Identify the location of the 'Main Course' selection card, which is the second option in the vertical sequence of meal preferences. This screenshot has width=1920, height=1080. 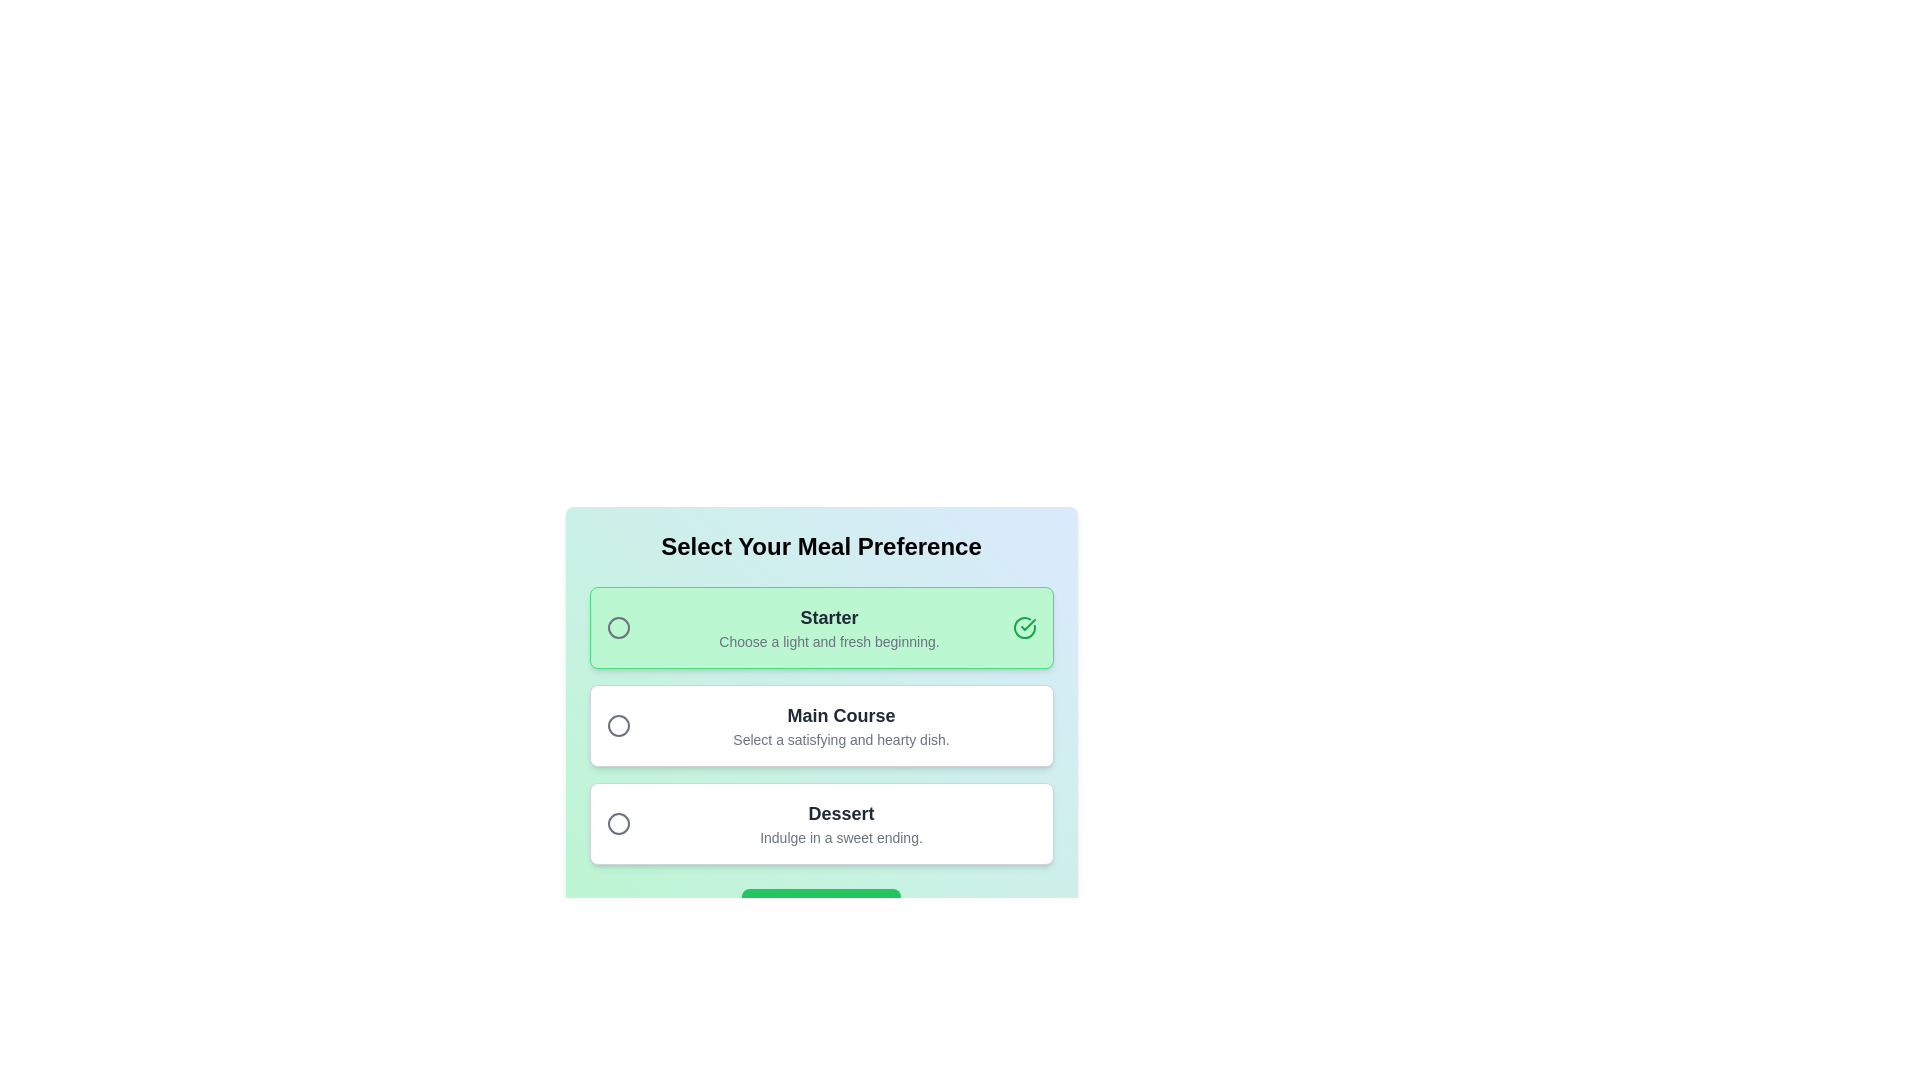
(821, 689).